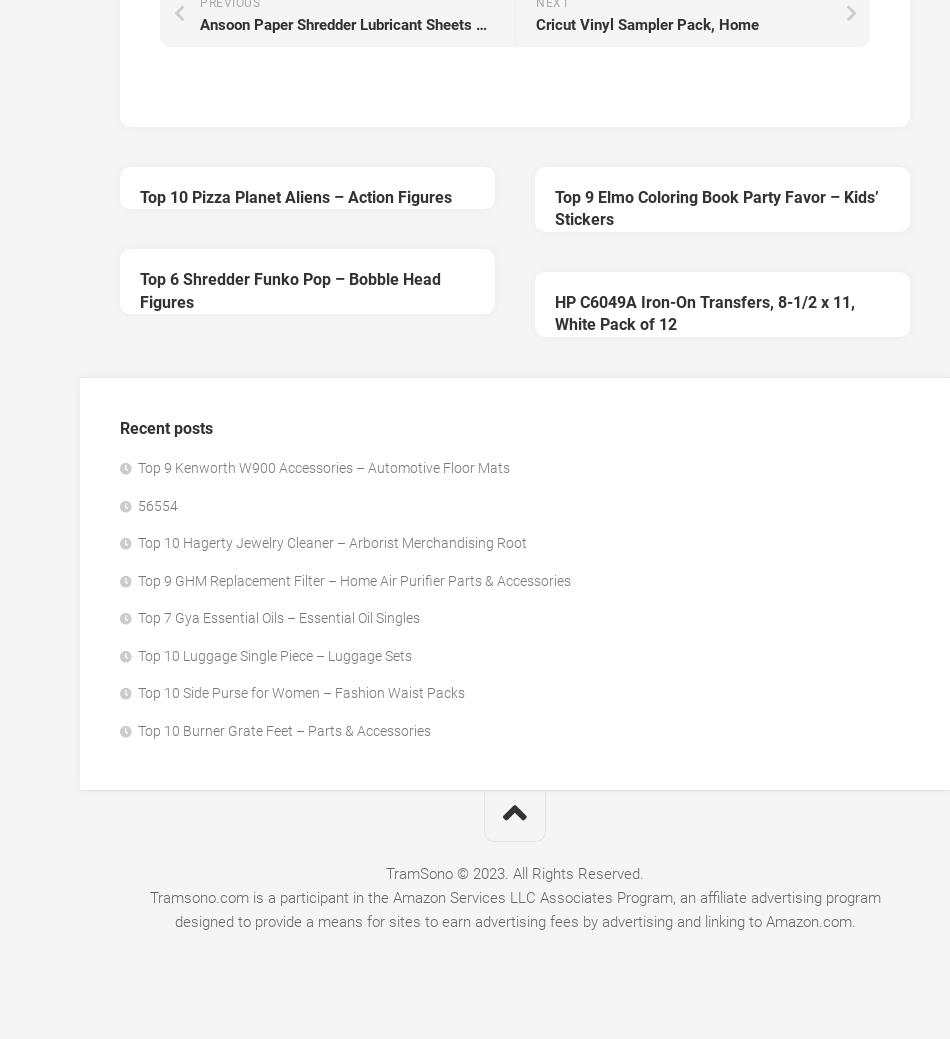 The width and height of the screenshot is (950, 1039). I want to click on 'Top 9 Kenworth W900 Accessories – Automotive Floor Mats', so click(323, 466).